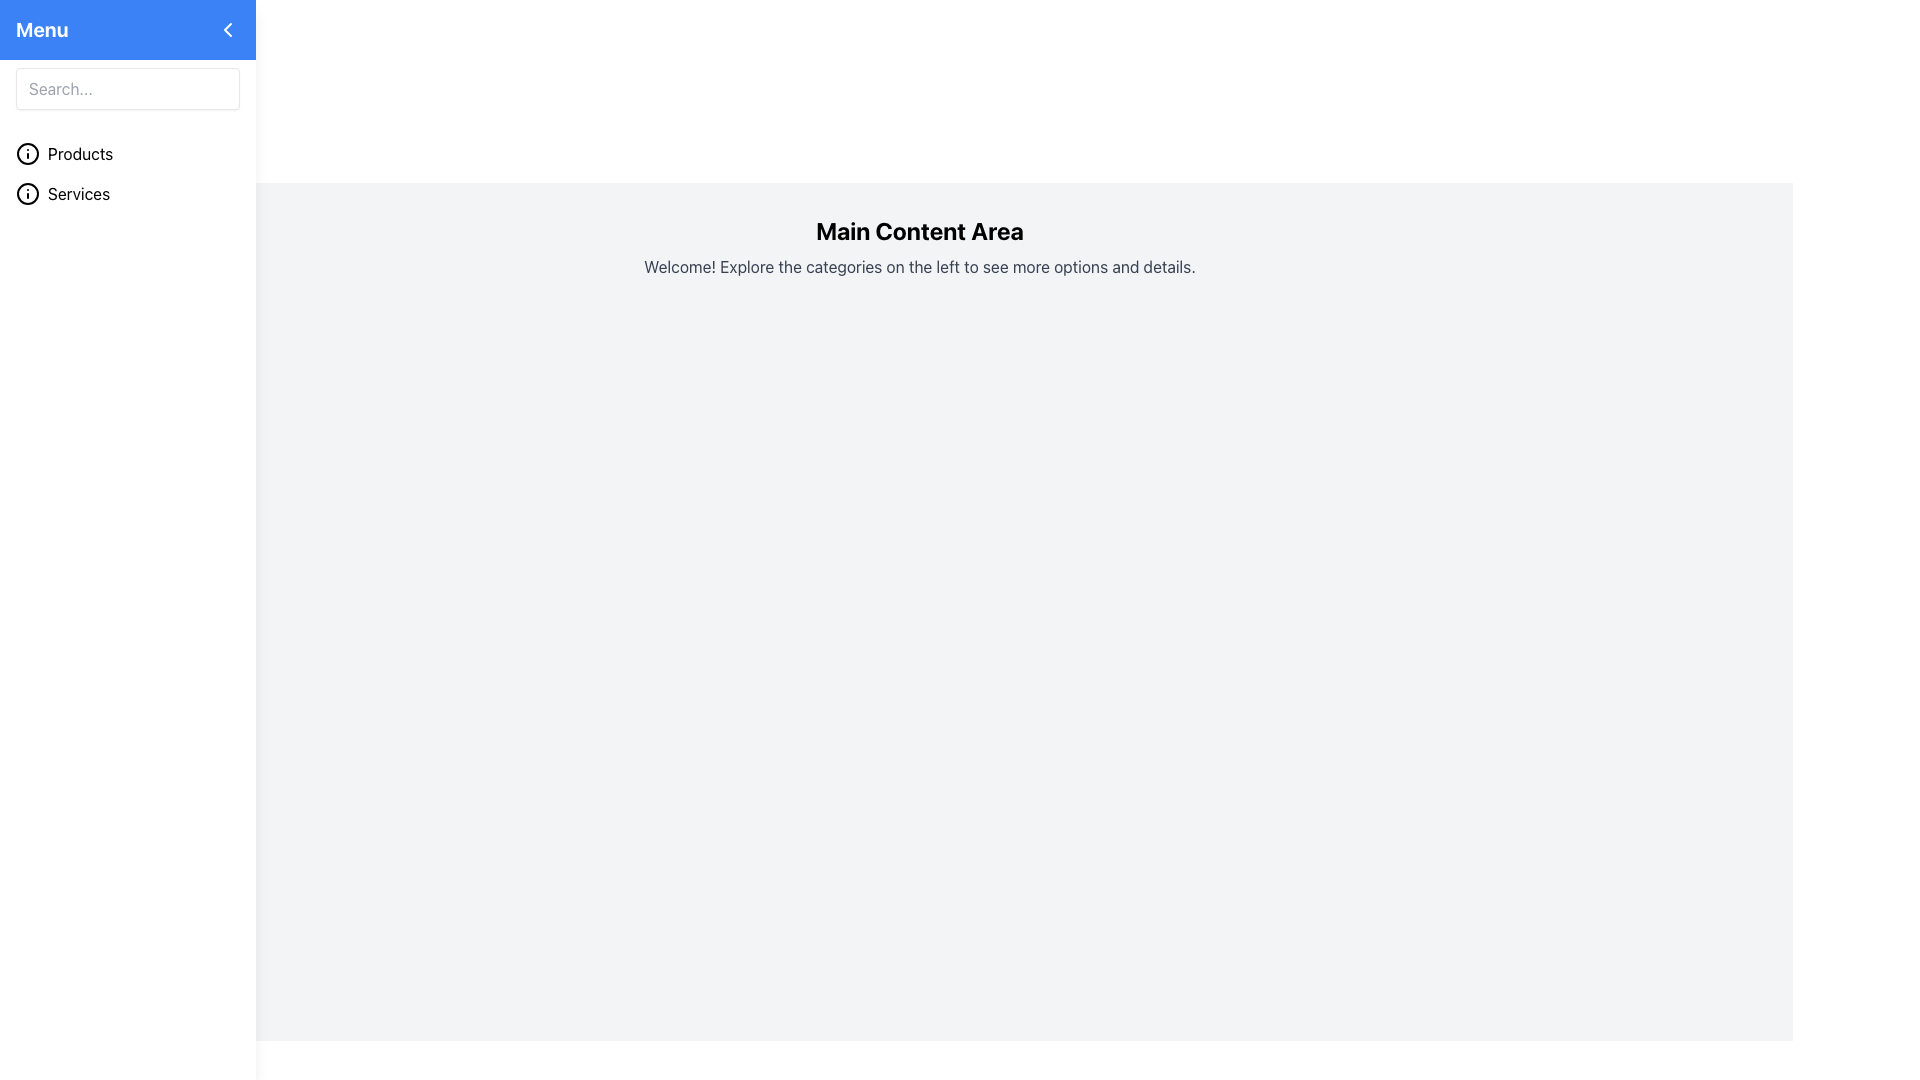 The width and height of the screenshot is (1920, 1080). I want to click on the bold text label reading 'Menu' located at the top of the sidebar, which has a white color and is set against a blue background, so click(42, 30).